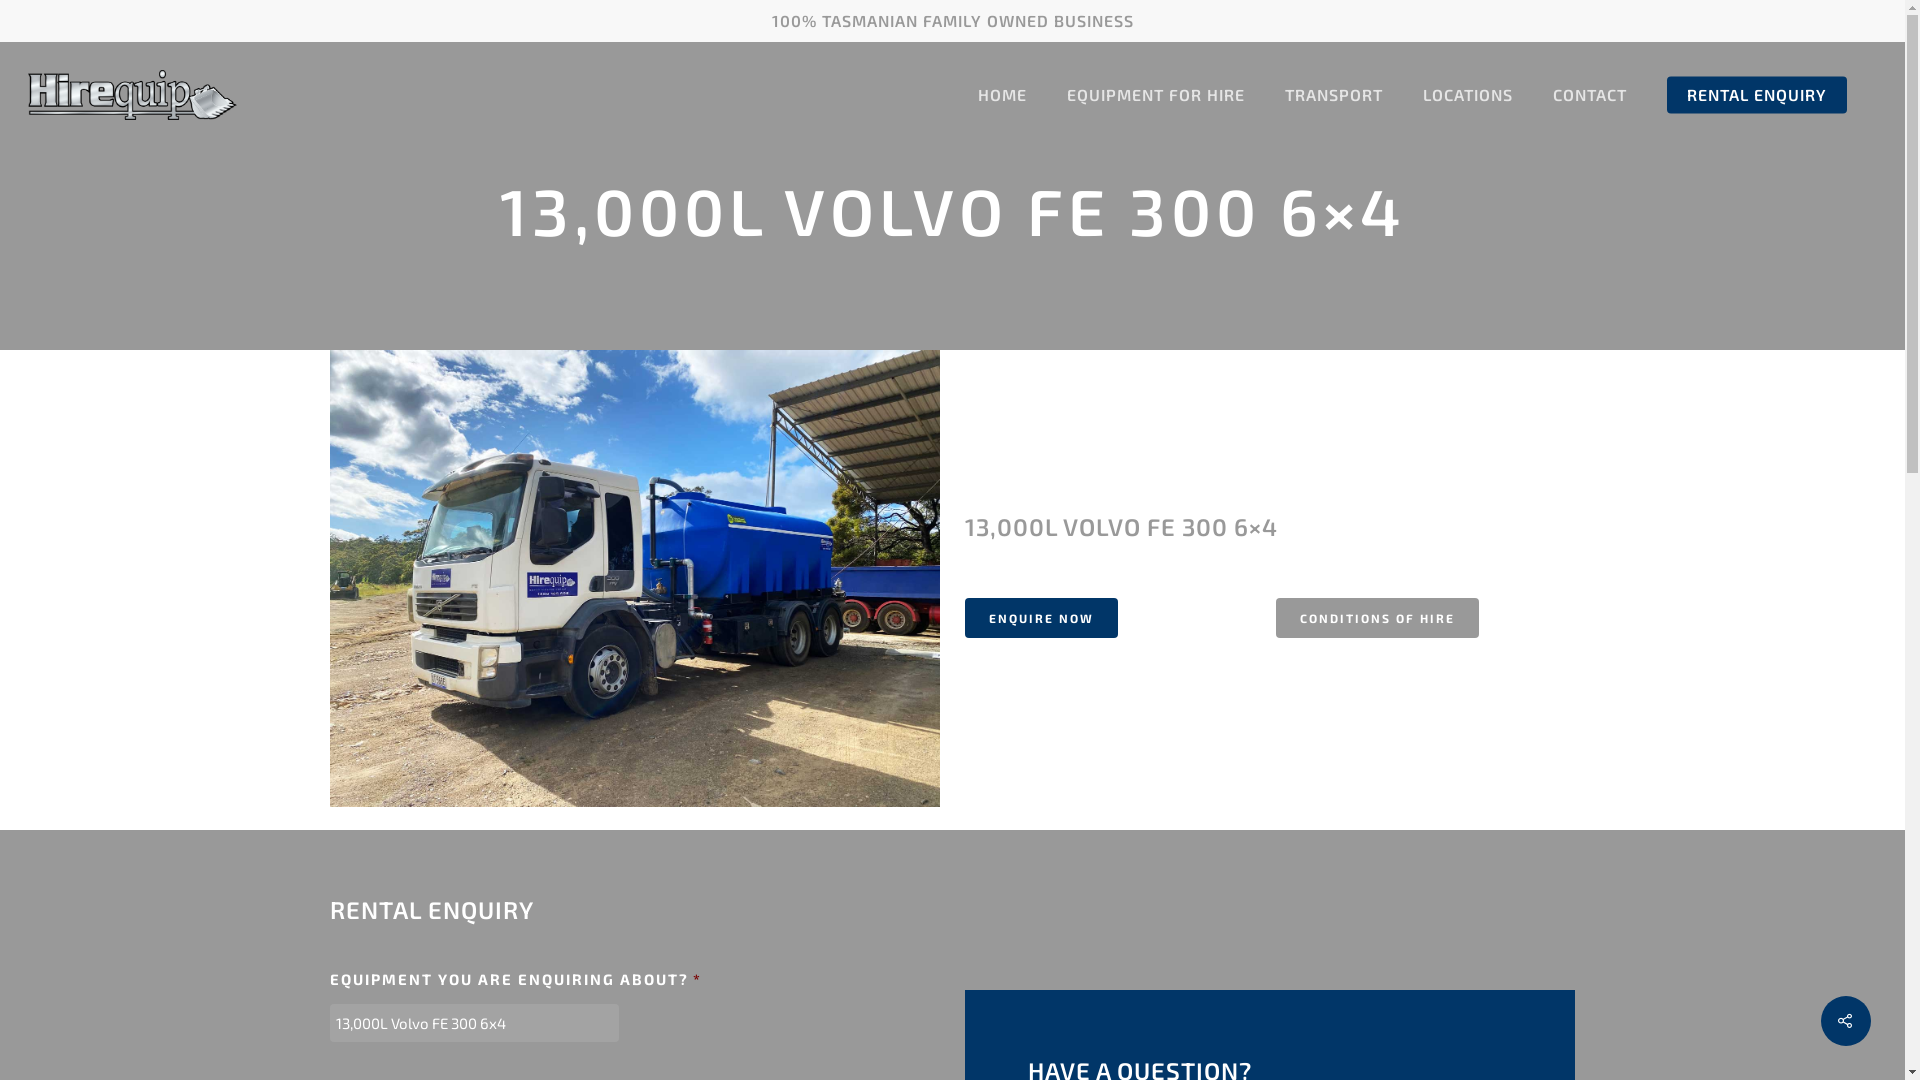  Describe the element at coordinates (1040, 616) in the screenshot. I see `'ENQUIRE NOW'` at that location.